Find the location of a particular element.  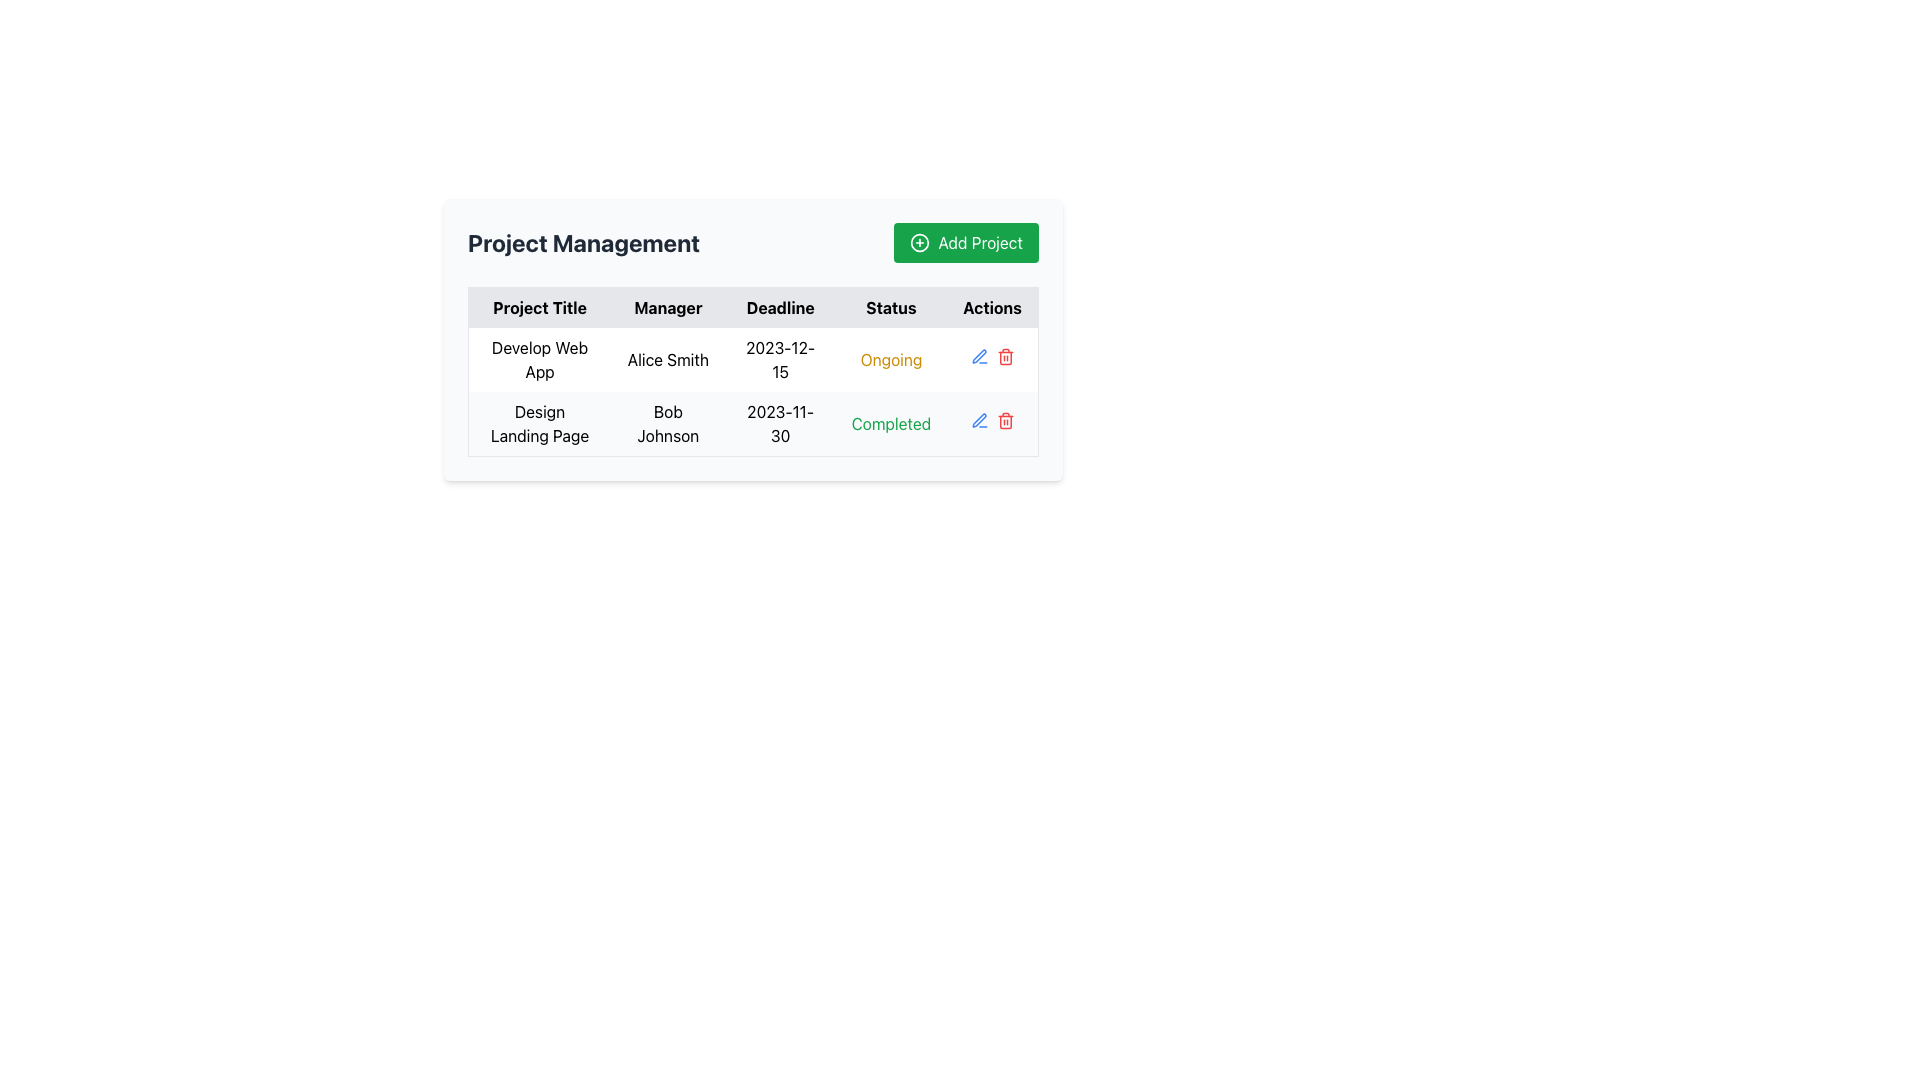

the Circle SVG element located in the top-right corner of the interface, which serves as a decorative or graphical component indicating an action or state is located at coordinates (919, 242).